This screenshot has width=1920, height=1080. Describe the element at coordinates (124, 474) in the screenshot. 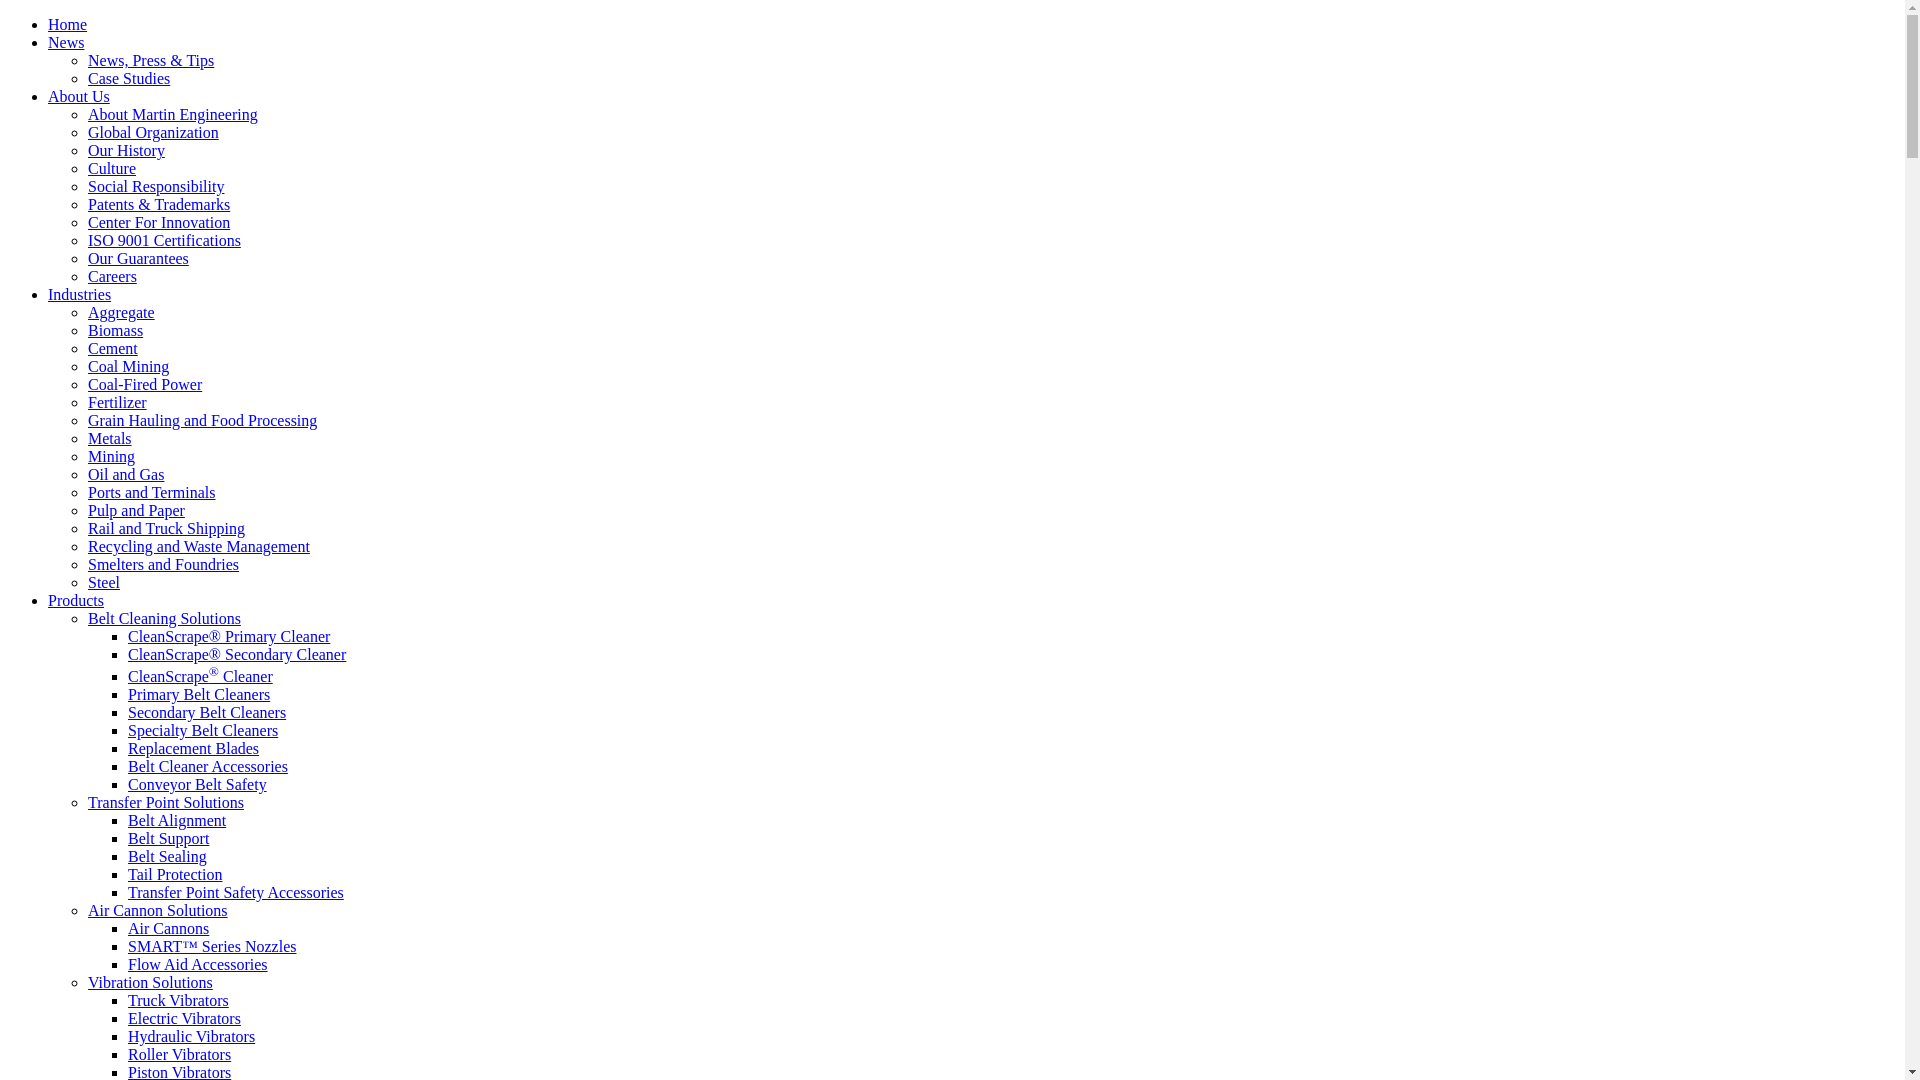

I see `'Oil and Gas'` at that location.